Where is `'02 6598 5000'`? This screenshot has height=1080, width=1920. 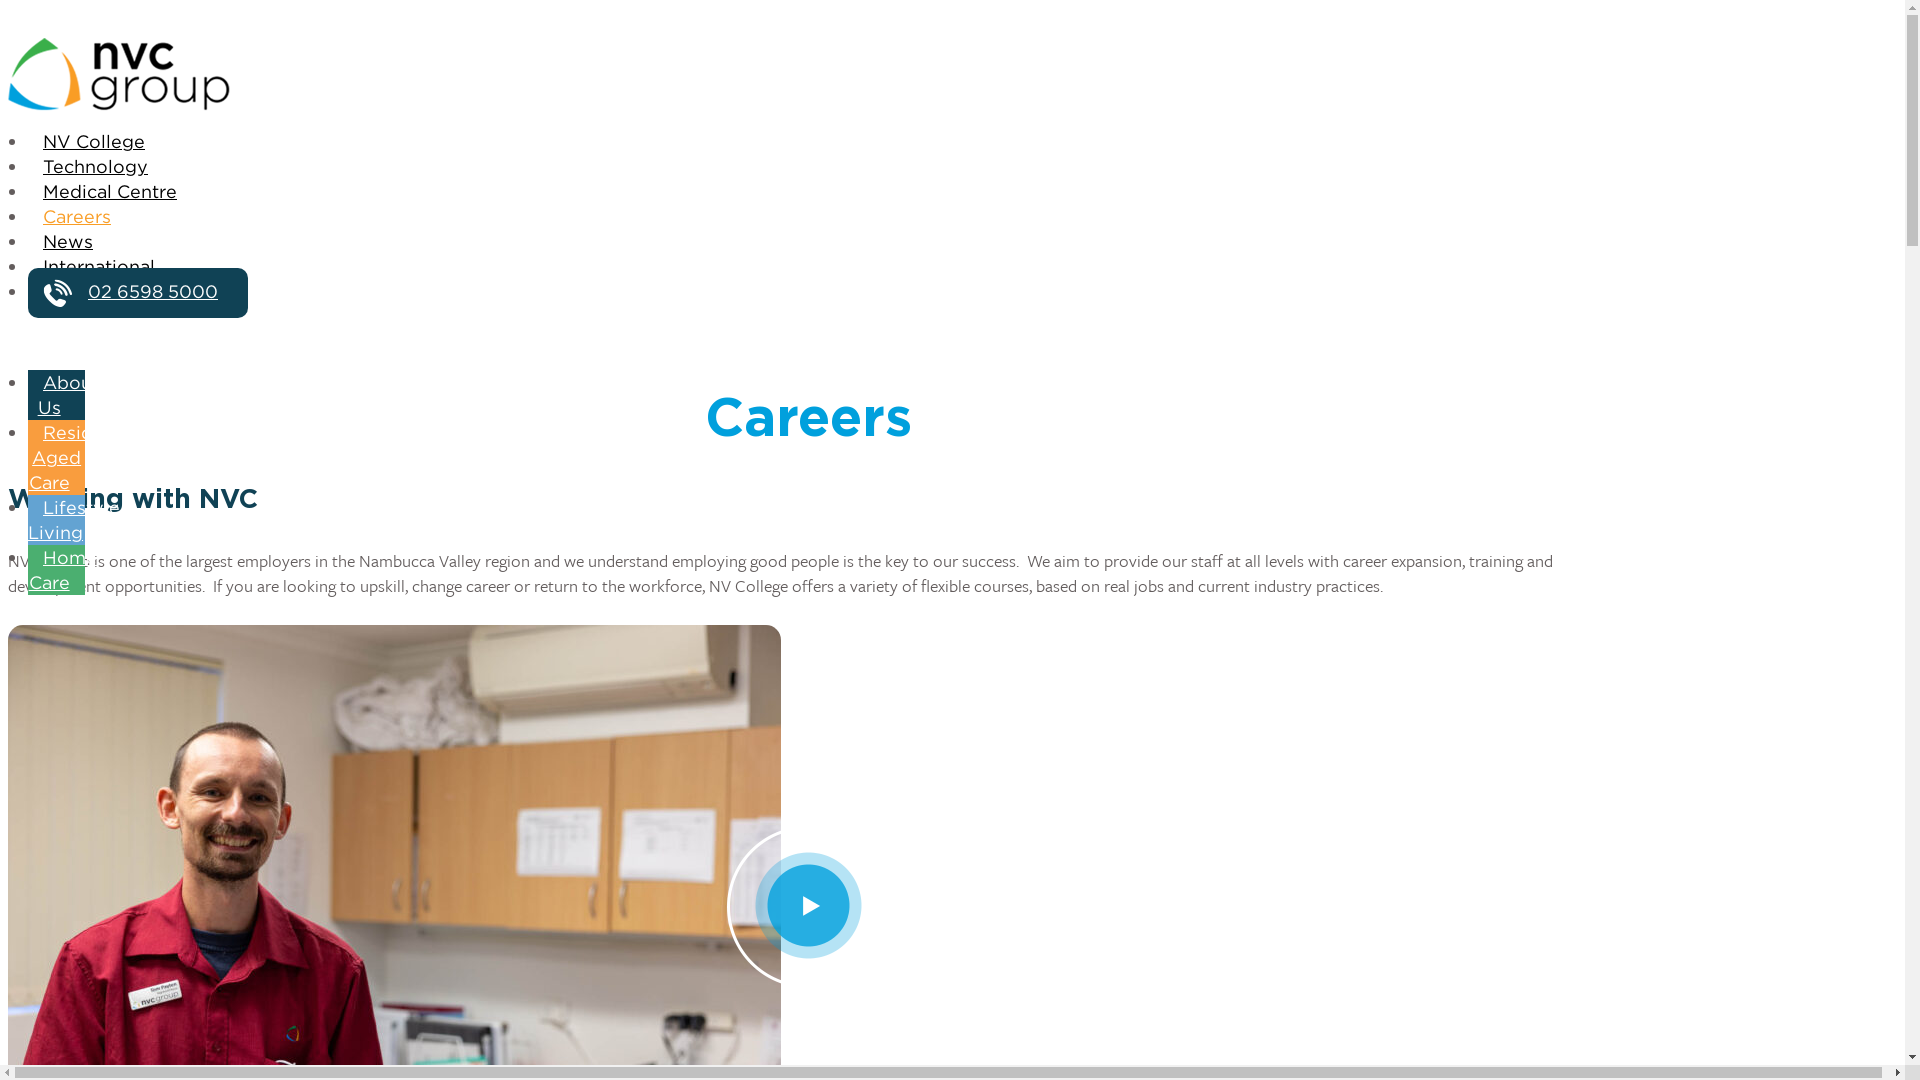
'02 6598 5000' is located at coordinates (137, 293).